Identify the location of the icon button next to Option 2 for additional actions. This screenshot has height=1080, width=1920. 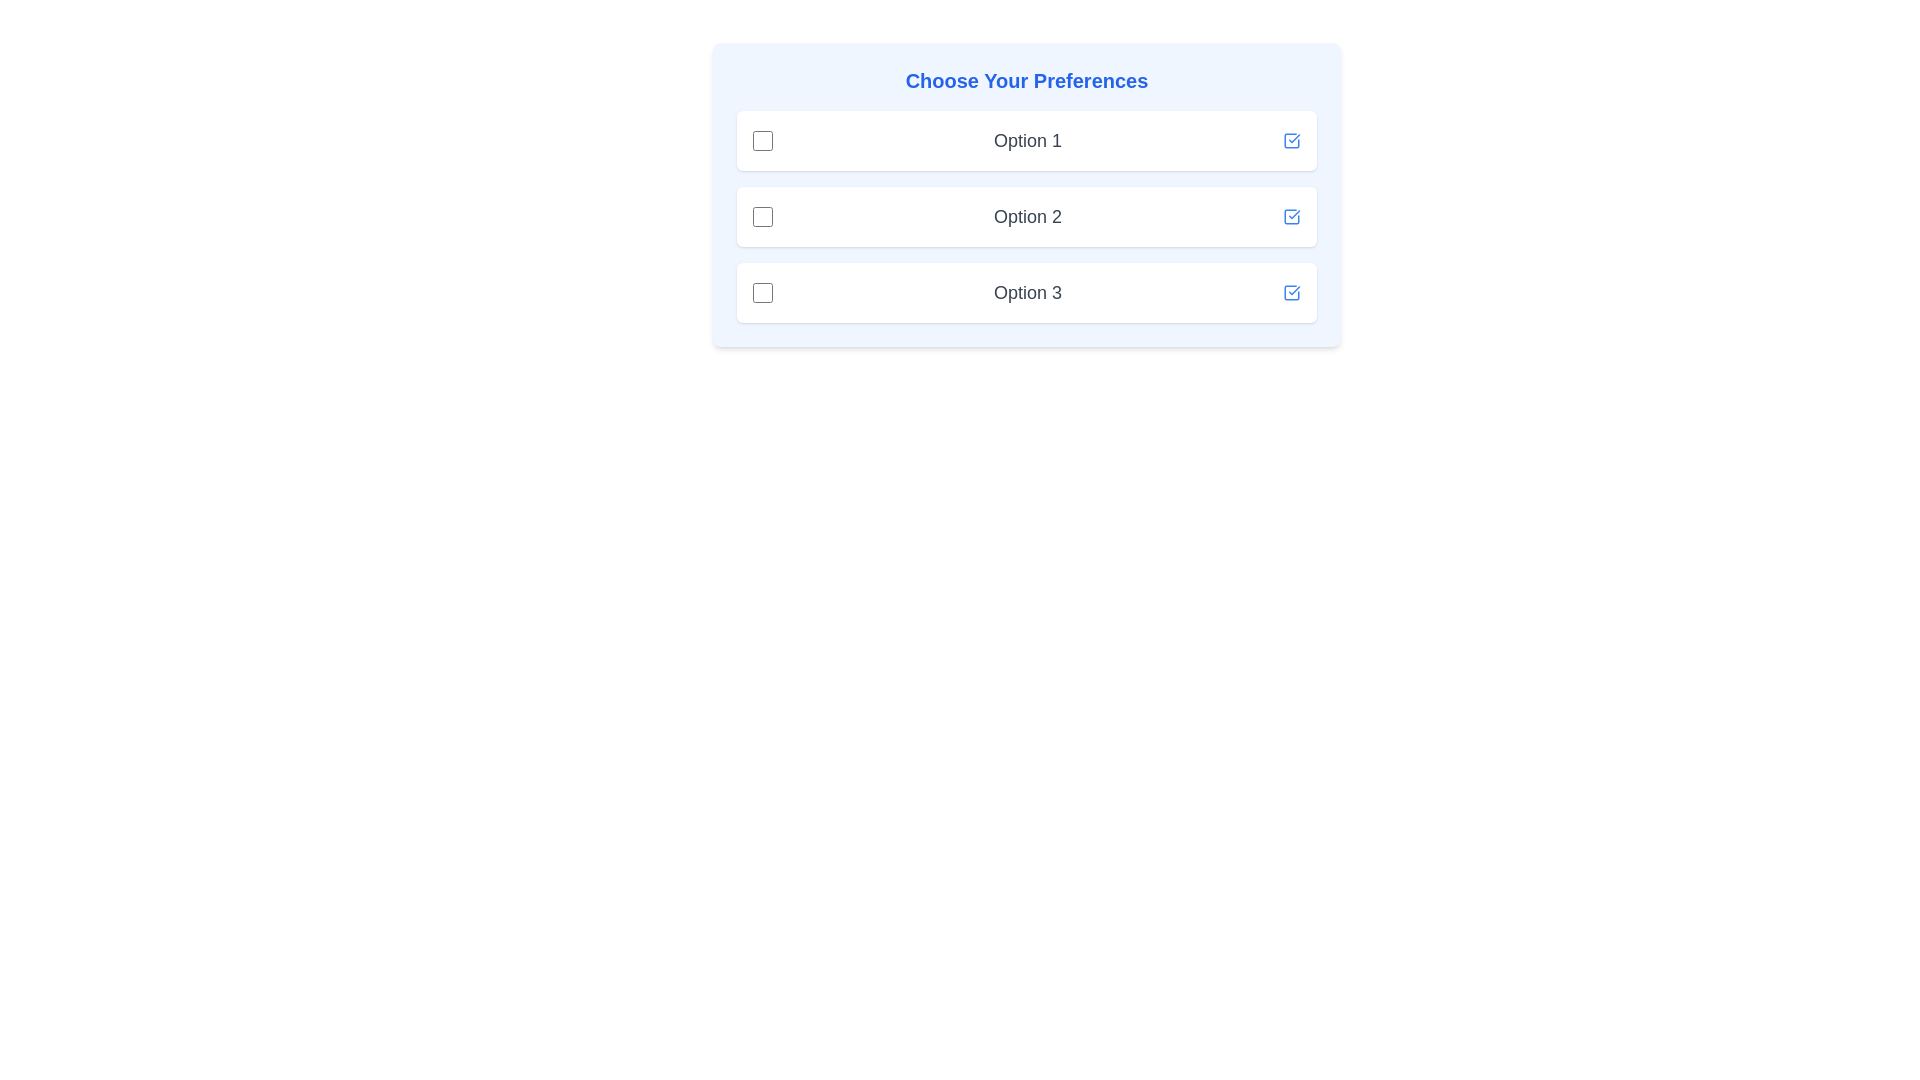
(1291, 216).